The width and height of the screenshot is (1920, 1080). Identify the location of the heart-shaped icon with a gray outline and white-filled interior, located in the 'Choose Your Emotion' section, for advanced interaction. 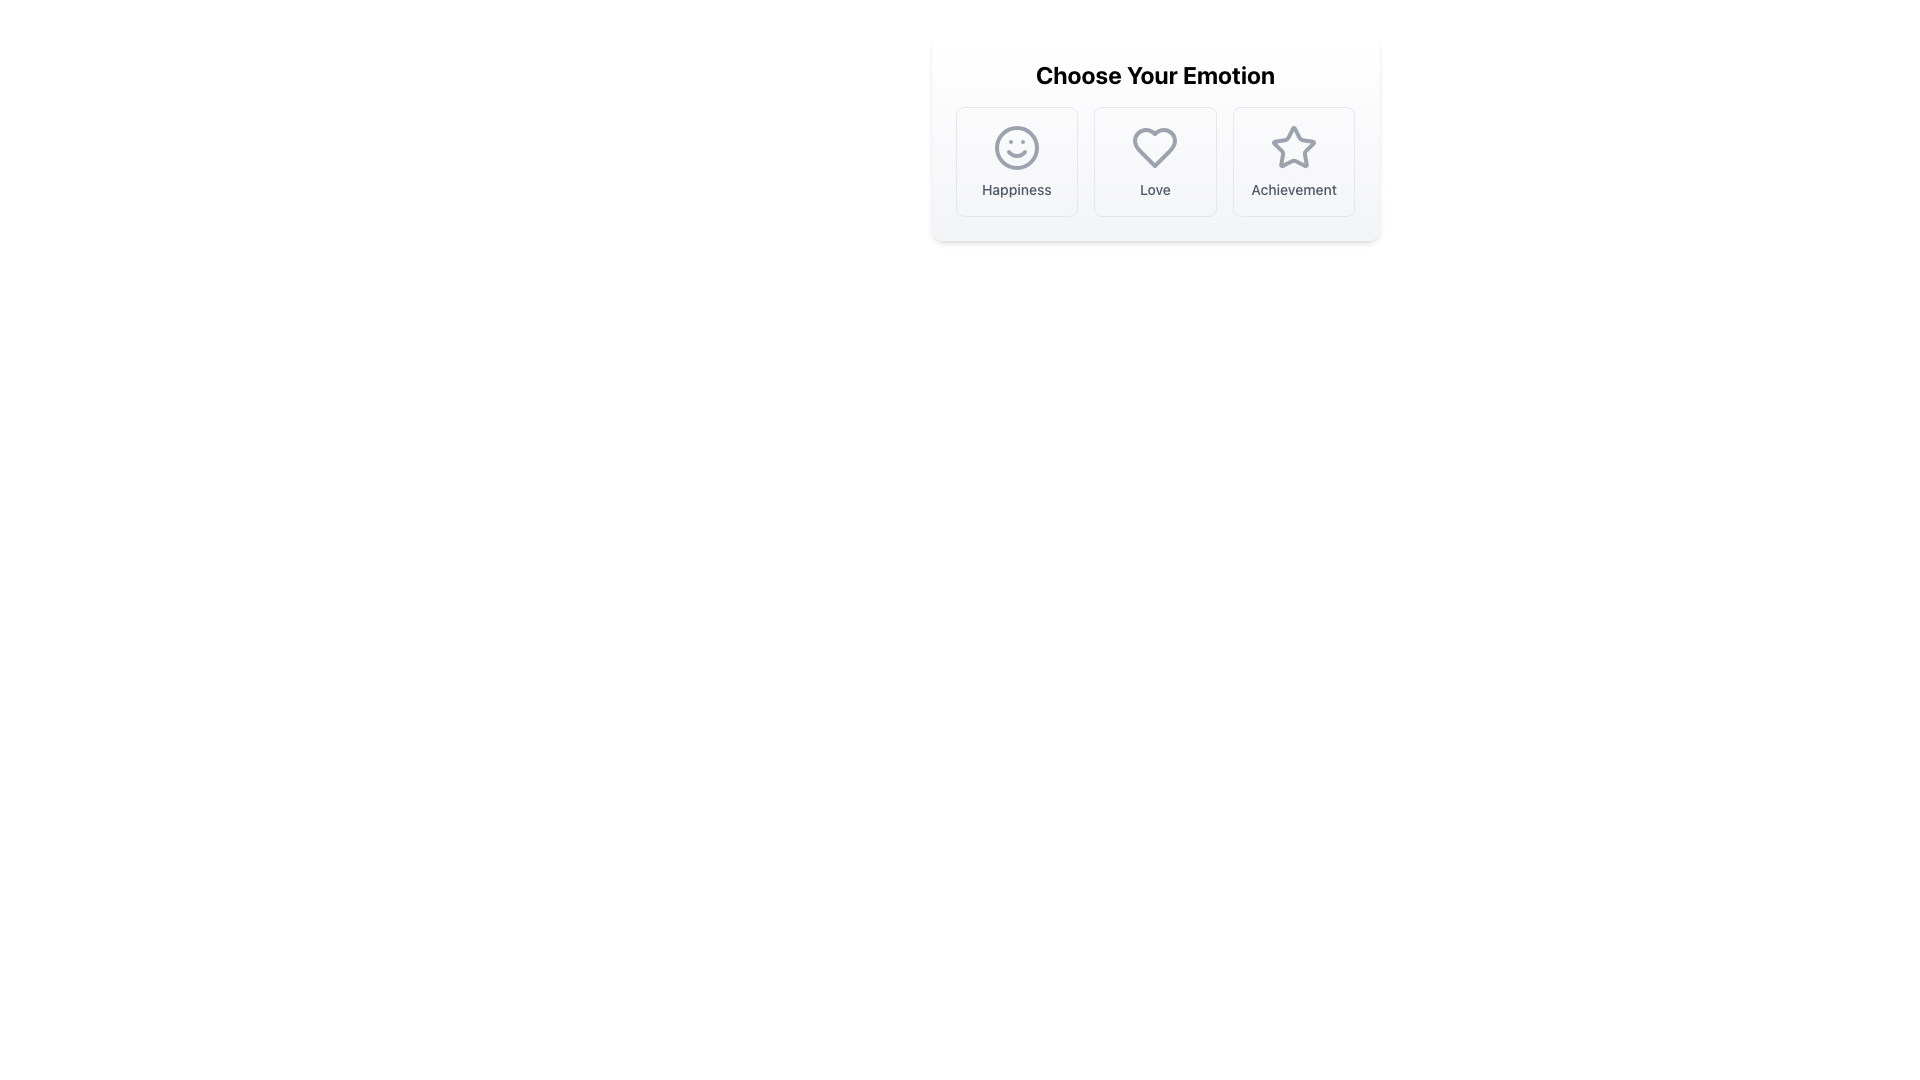
(1155, 146).